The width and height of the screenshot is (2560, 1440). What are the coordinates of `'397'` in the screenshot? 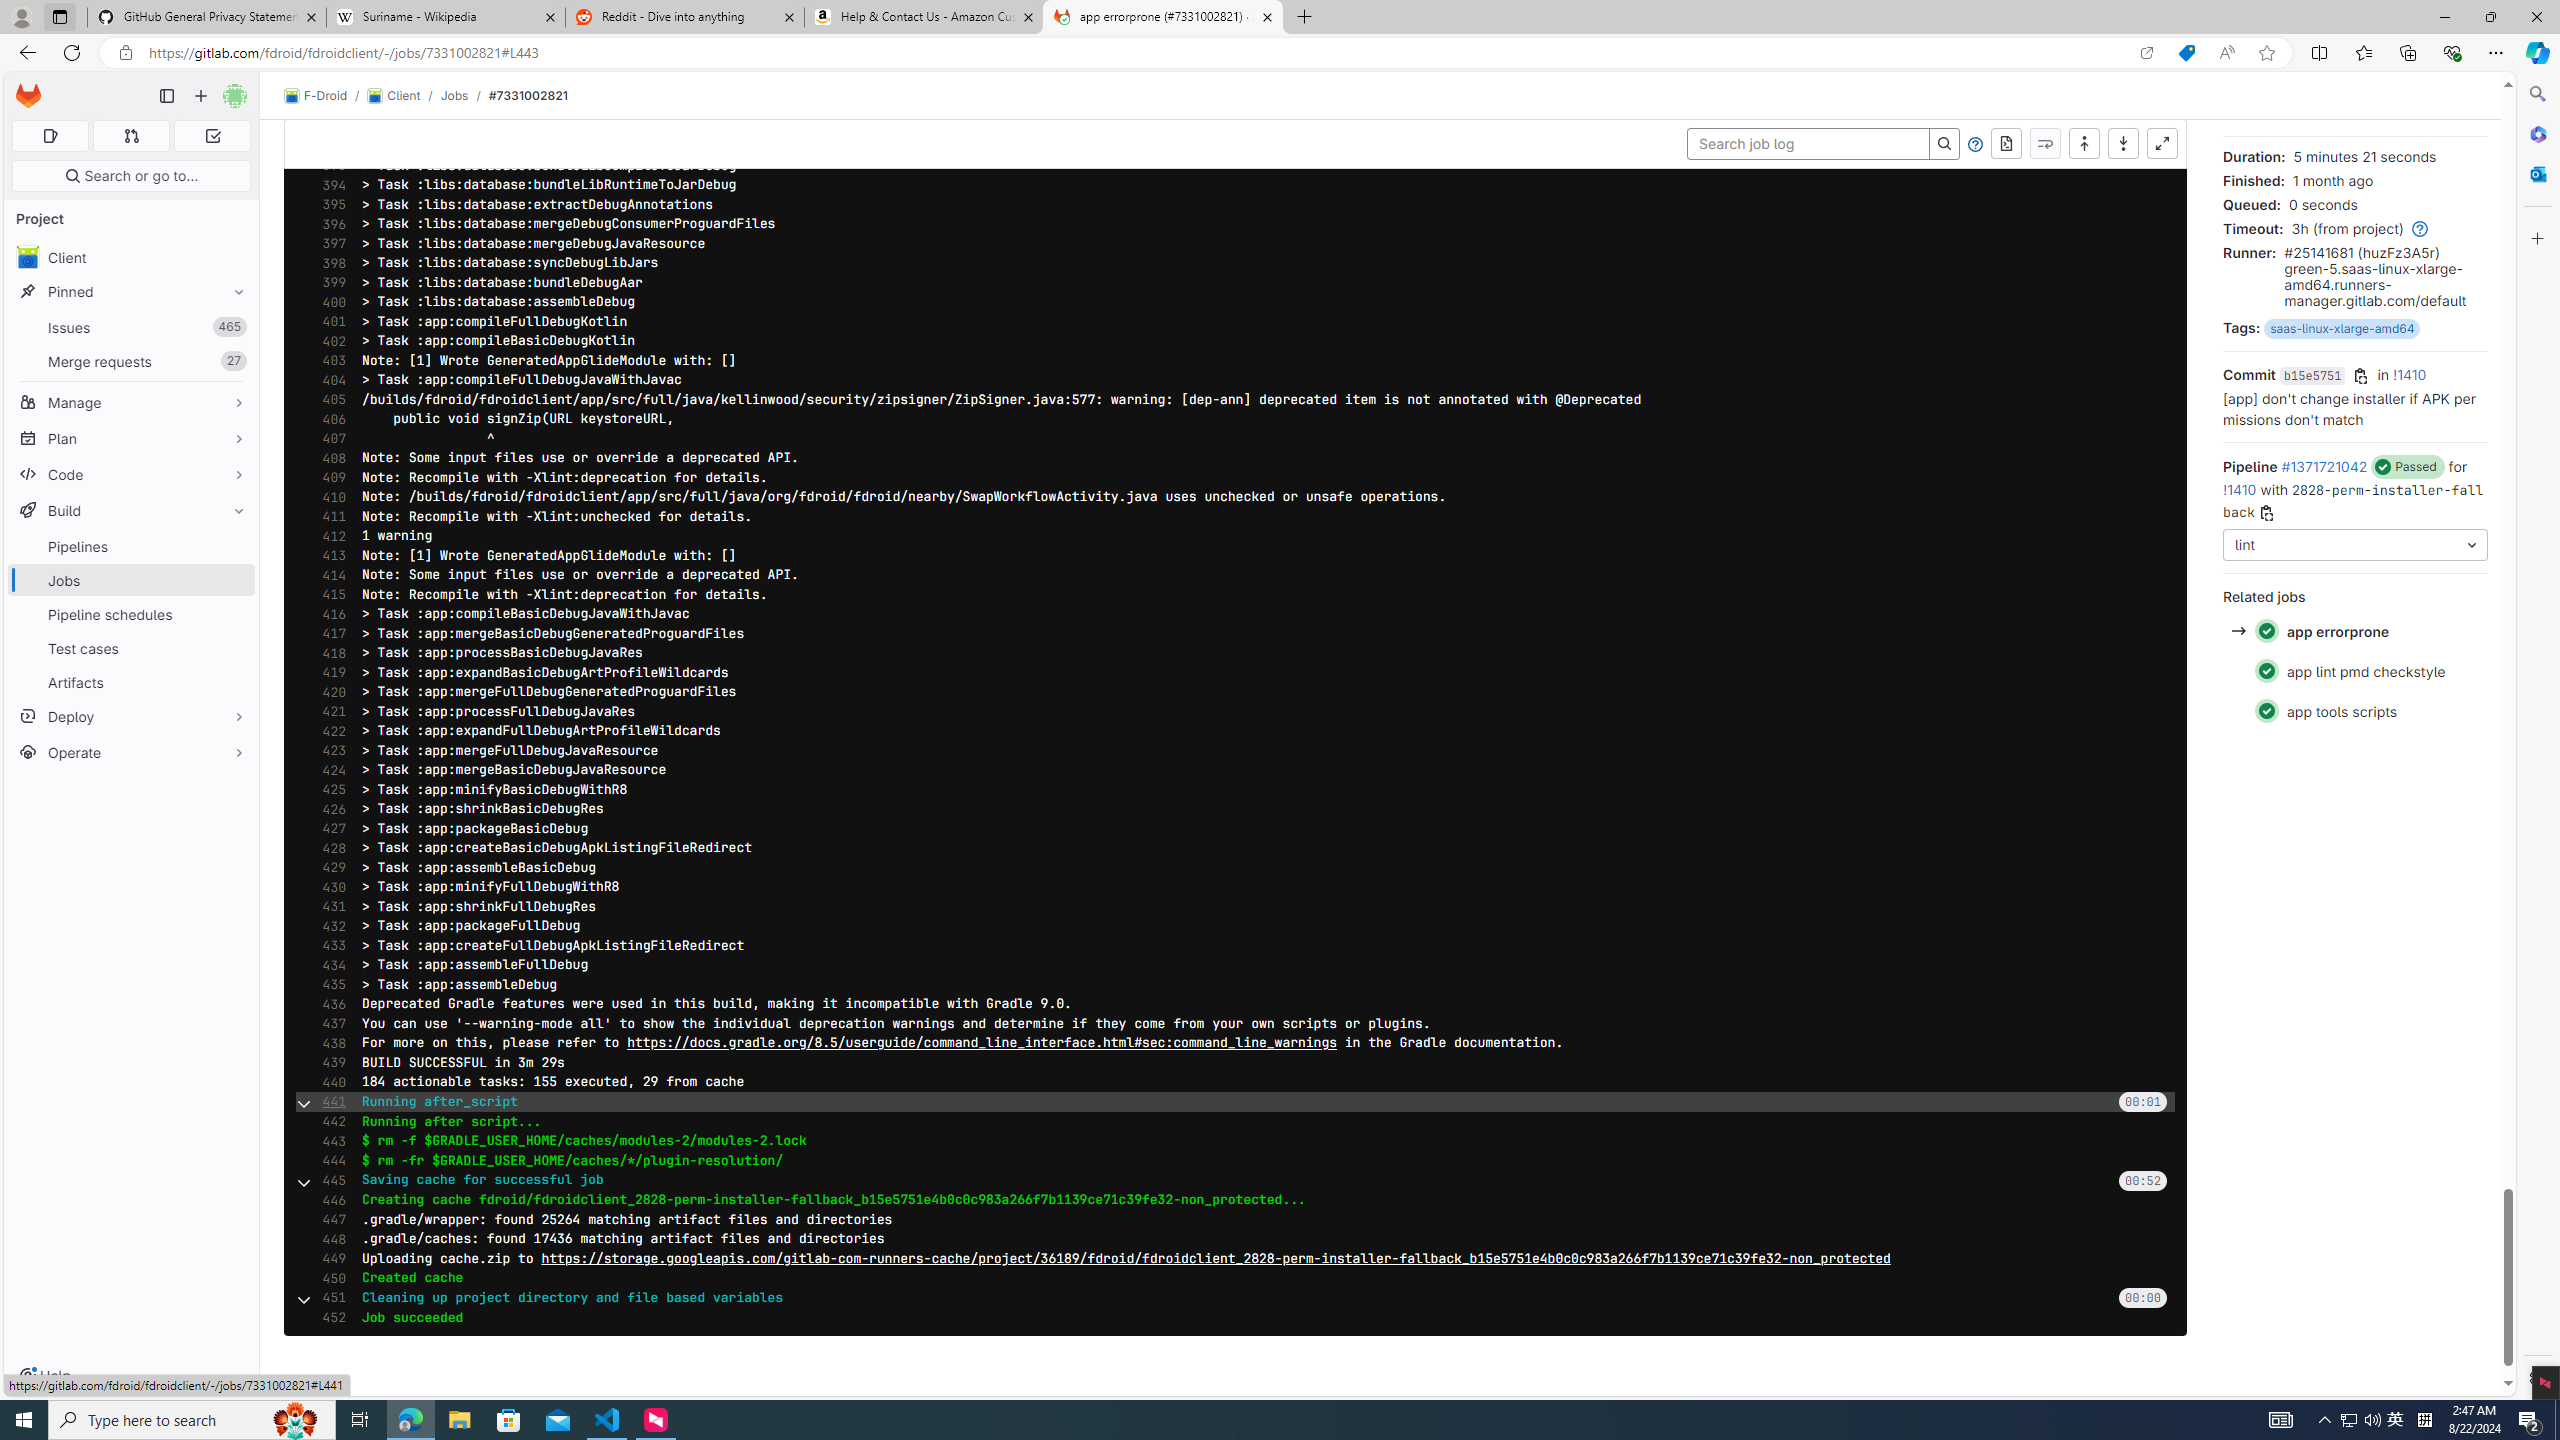 It's located at (327, 242).